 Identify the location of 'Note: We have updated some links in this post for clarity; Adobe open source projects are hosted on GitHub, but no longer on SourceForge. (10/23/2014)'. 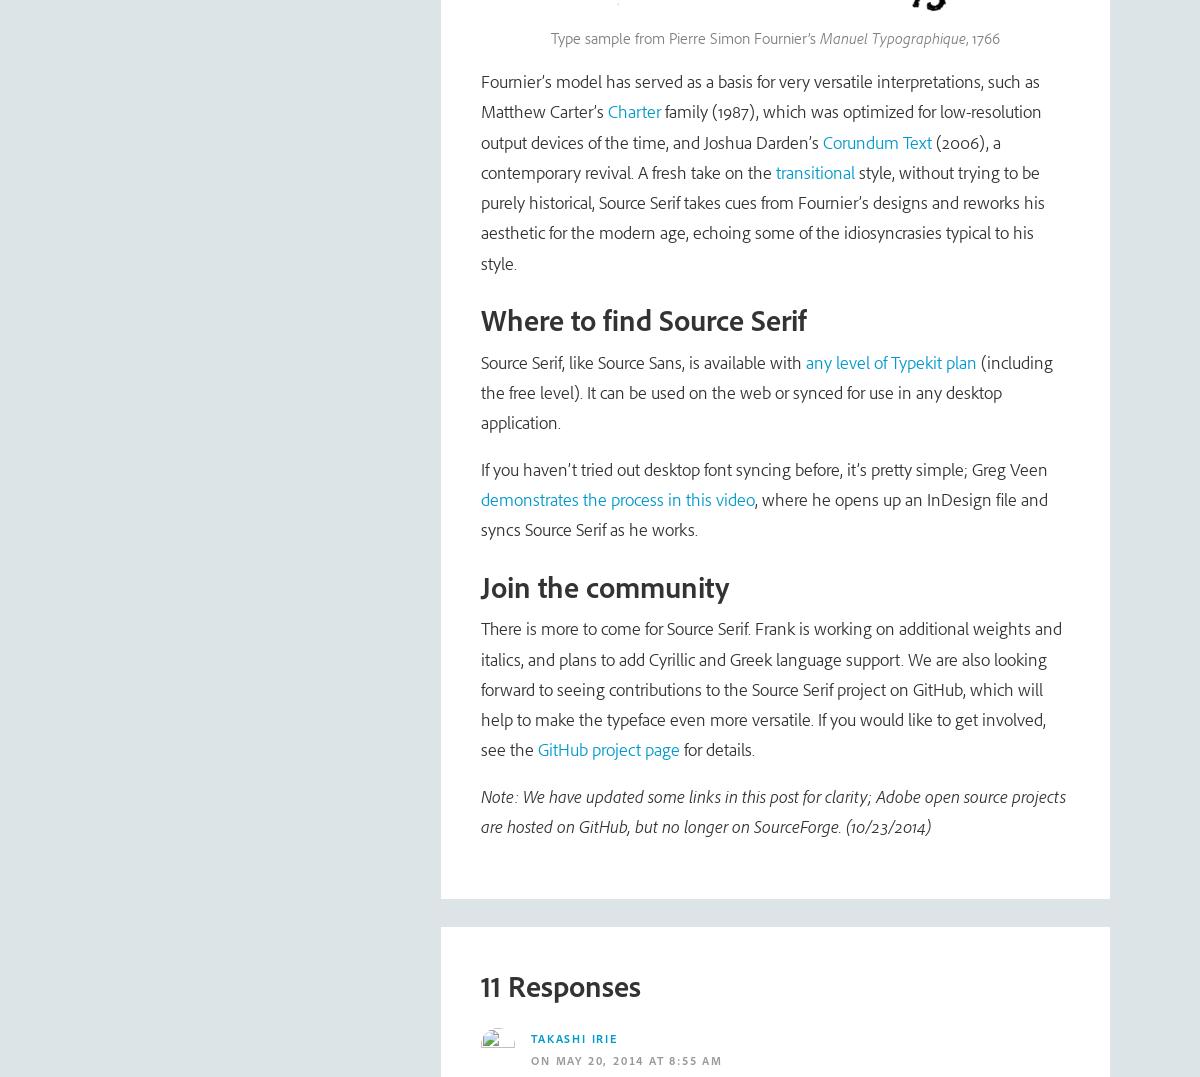
(772, 811).